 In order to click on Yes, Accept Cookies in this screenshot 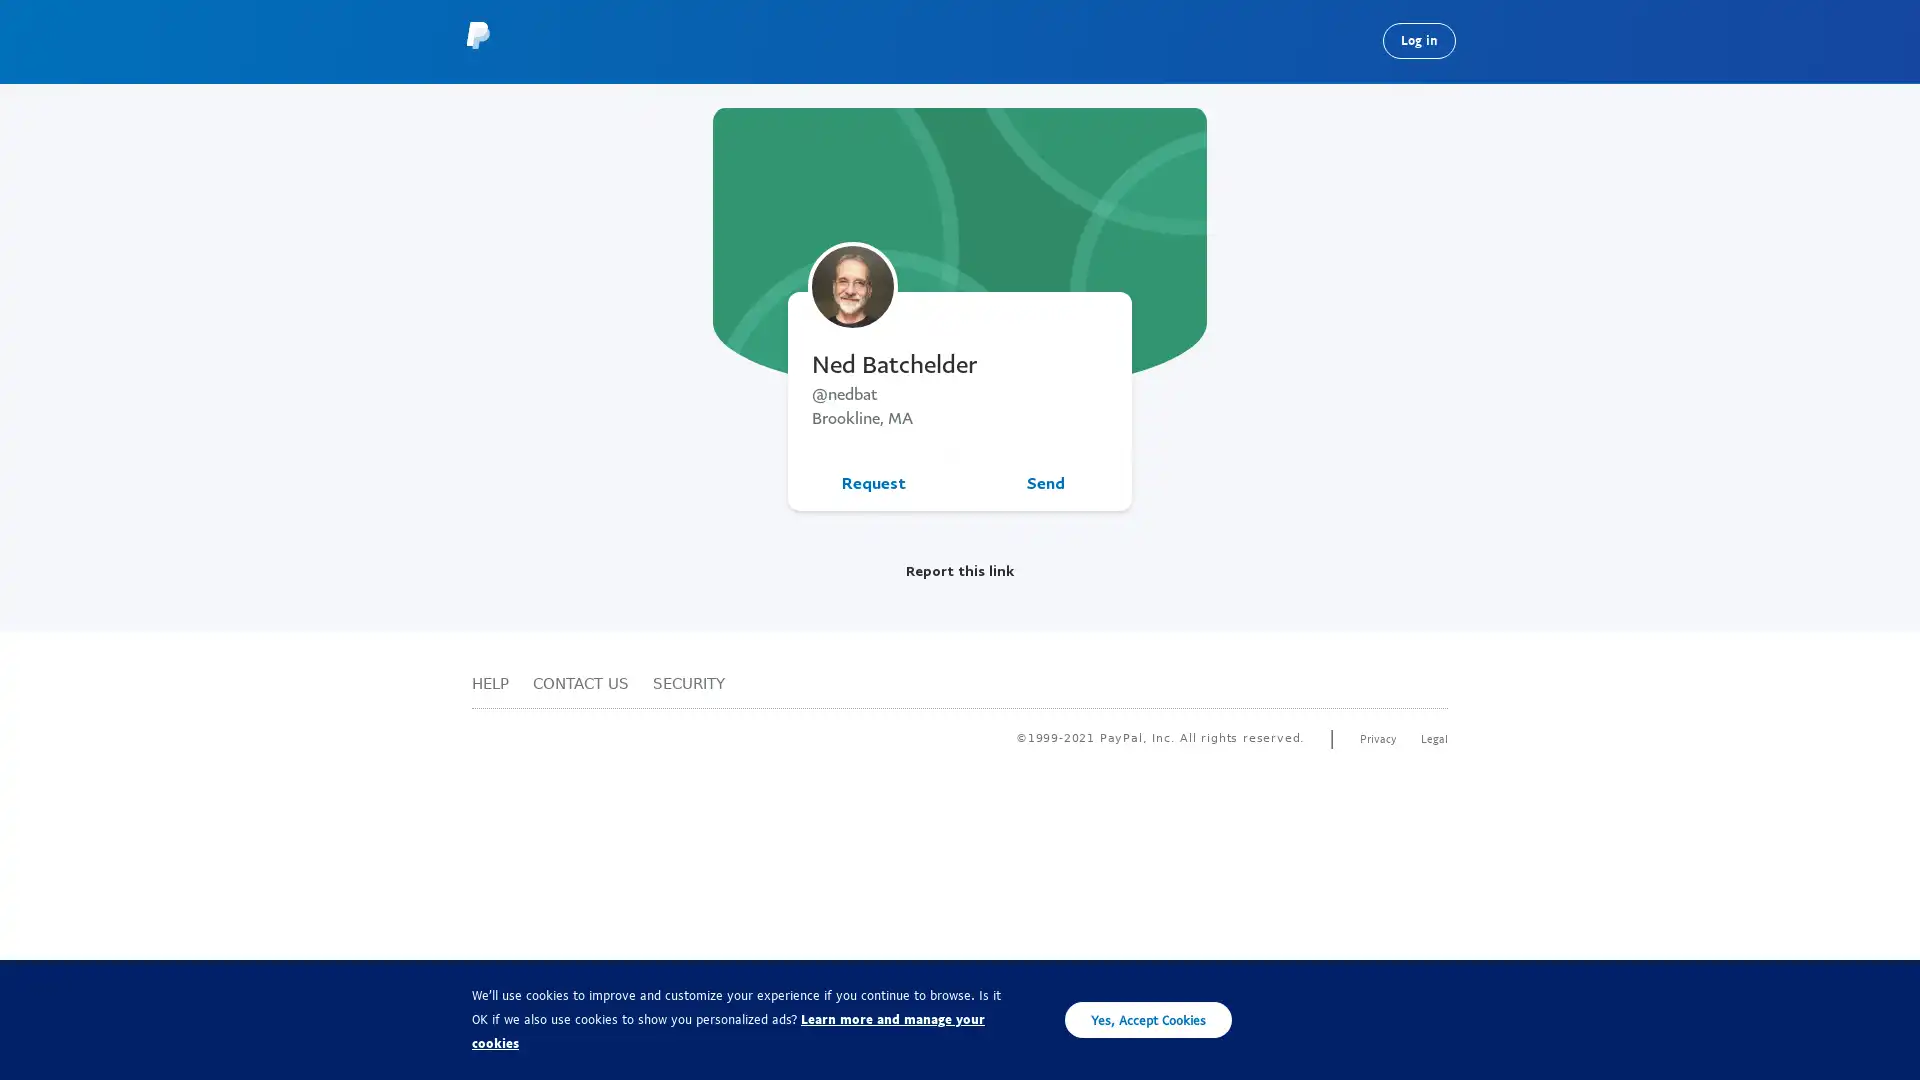, I will do `click(1148, 1019)`.